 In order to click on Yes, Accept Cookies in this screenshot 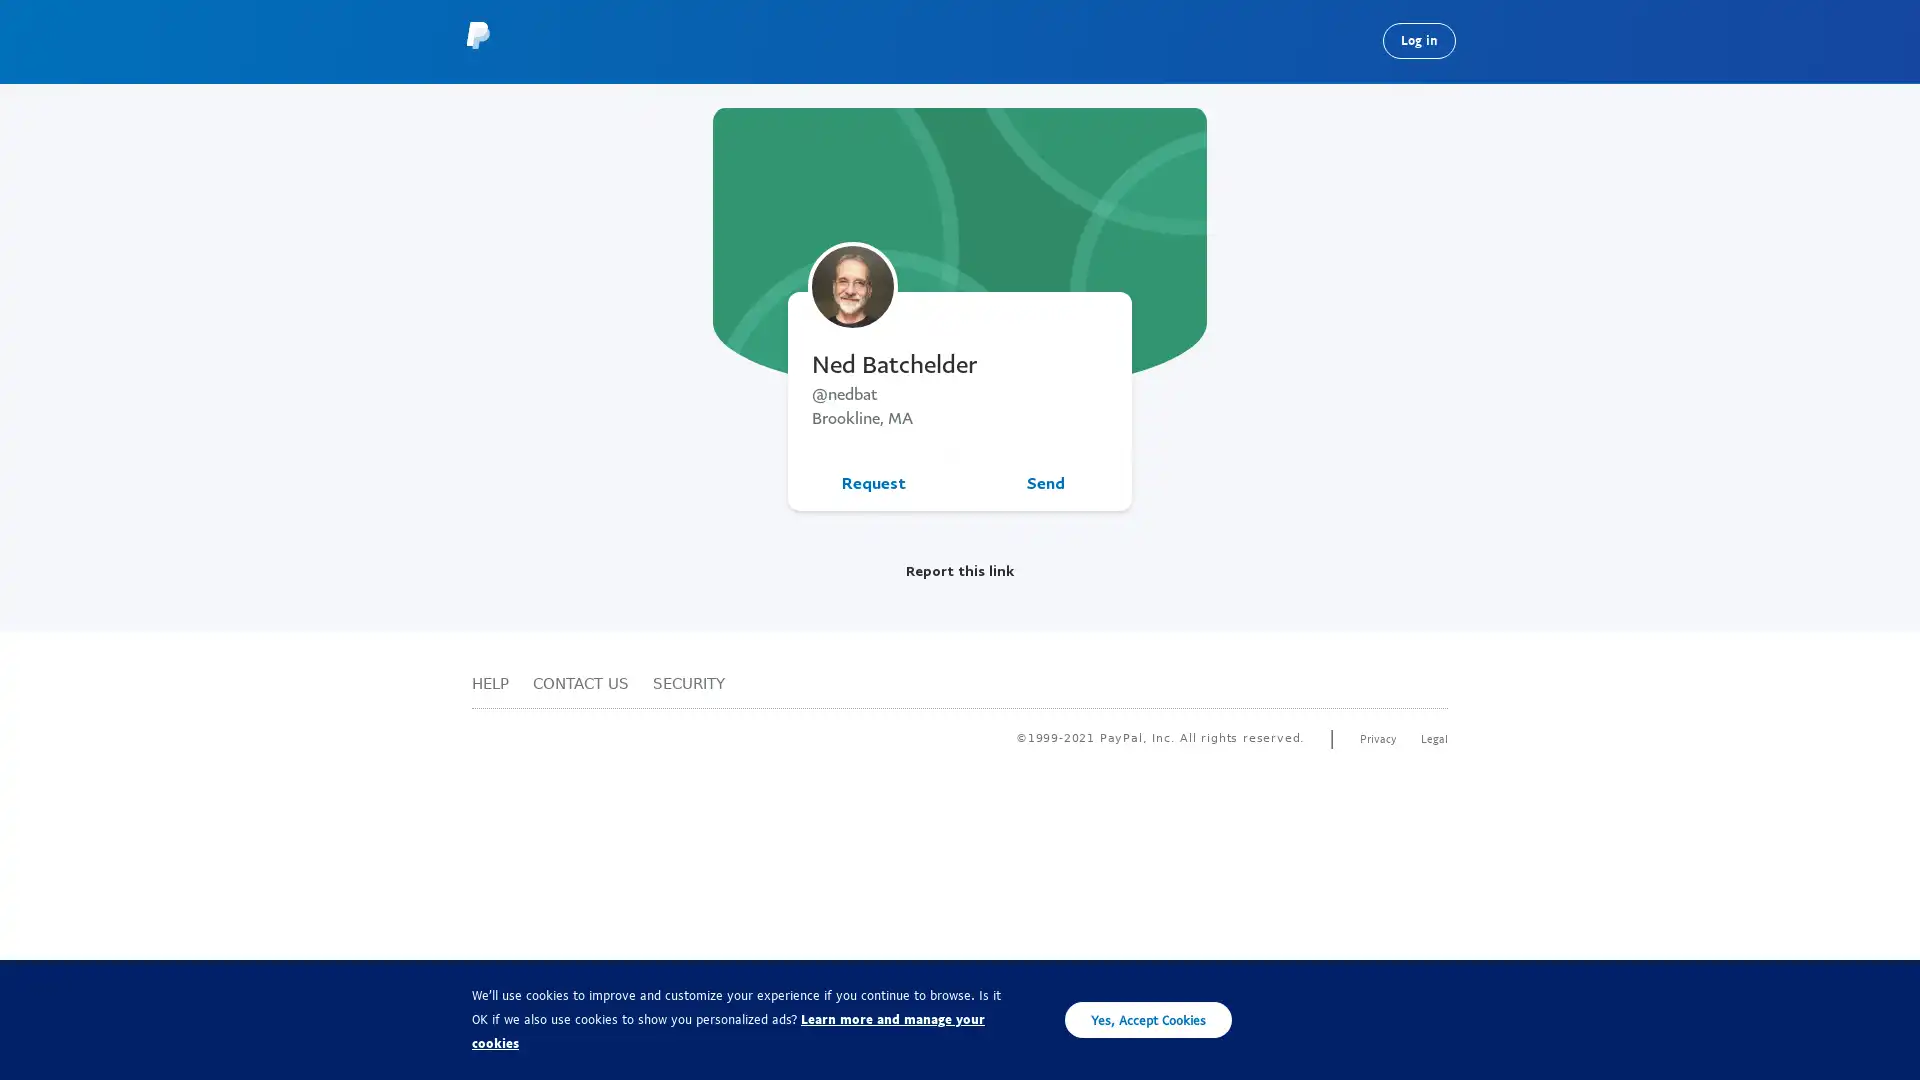, I will do `click(1148, 1019)`.